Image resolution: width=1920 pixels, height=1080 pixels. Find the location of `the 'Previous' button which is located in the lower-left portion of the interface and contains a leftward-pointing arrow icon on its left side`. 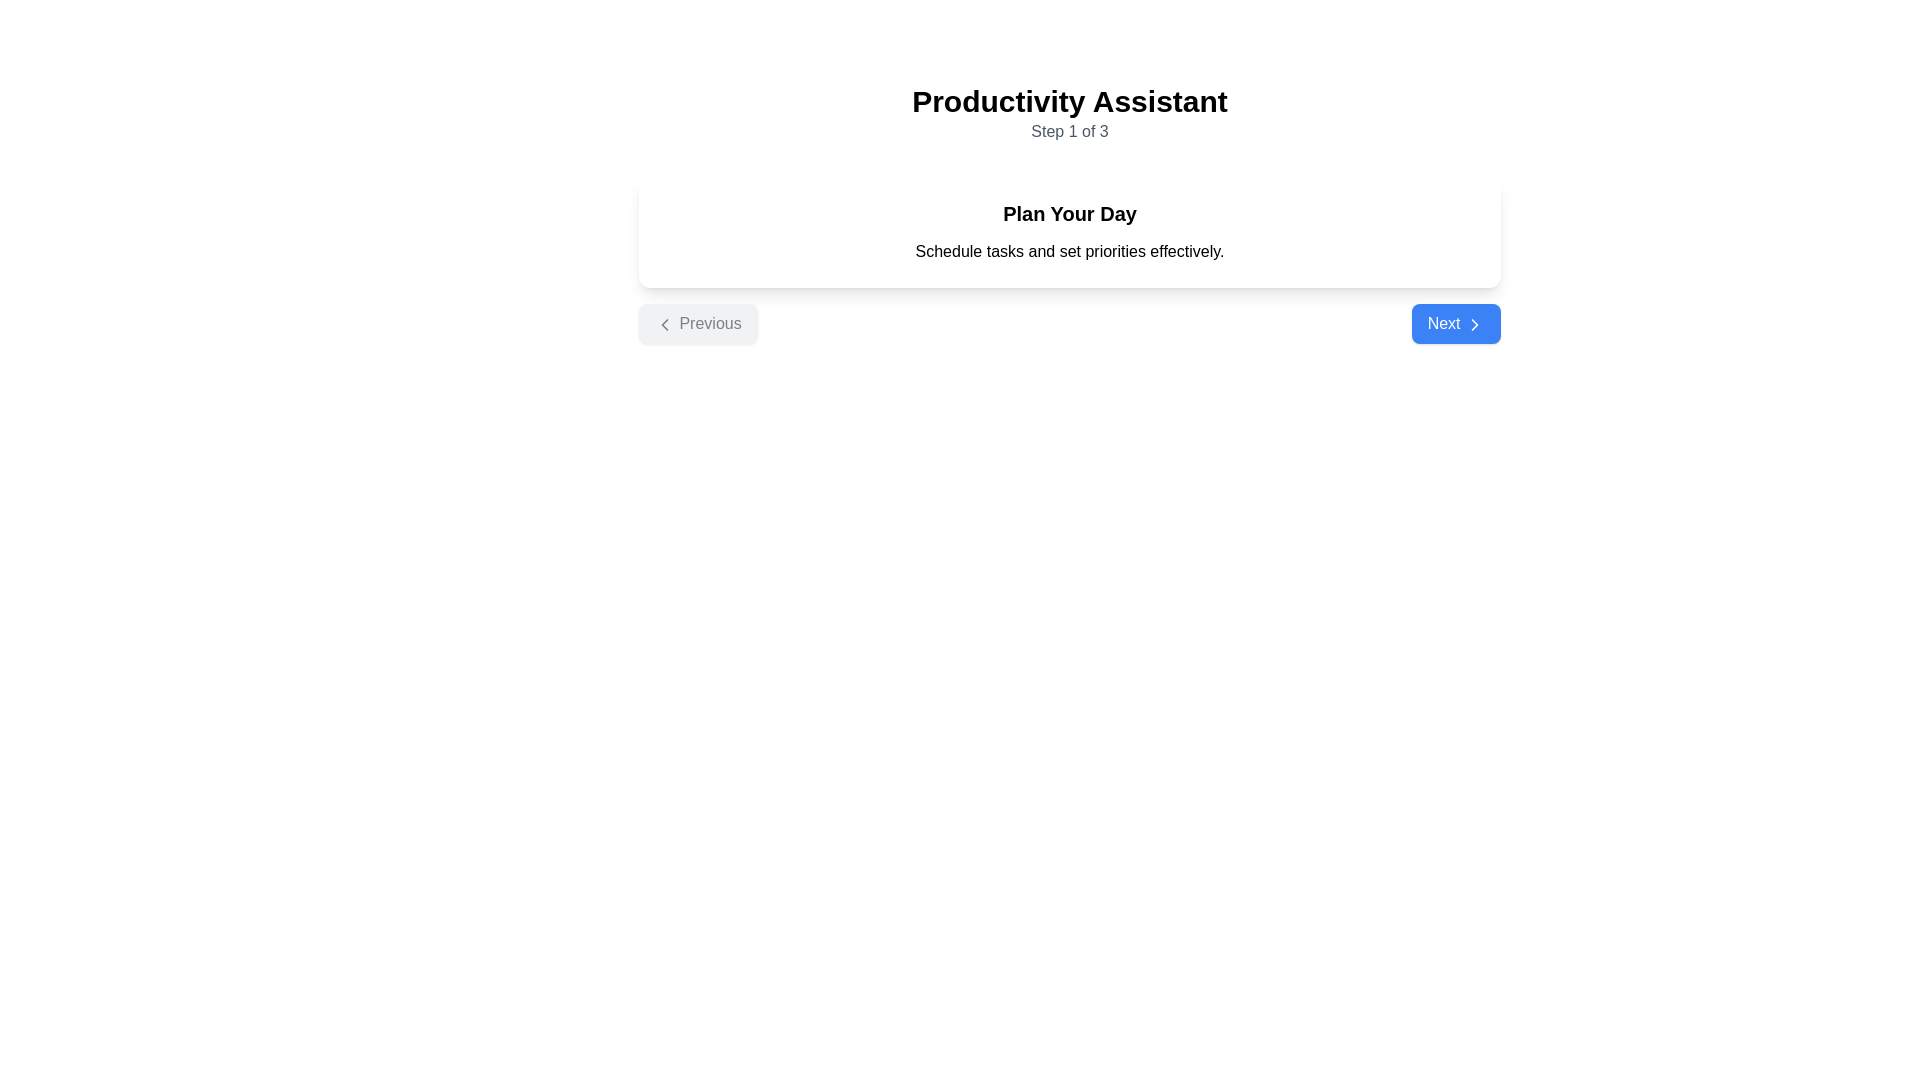

the 'Previous' button which is located in the lower-left portion of the interface and contains a leftward-pointing arrow icon on its left side is located at coordinates (665, 323).